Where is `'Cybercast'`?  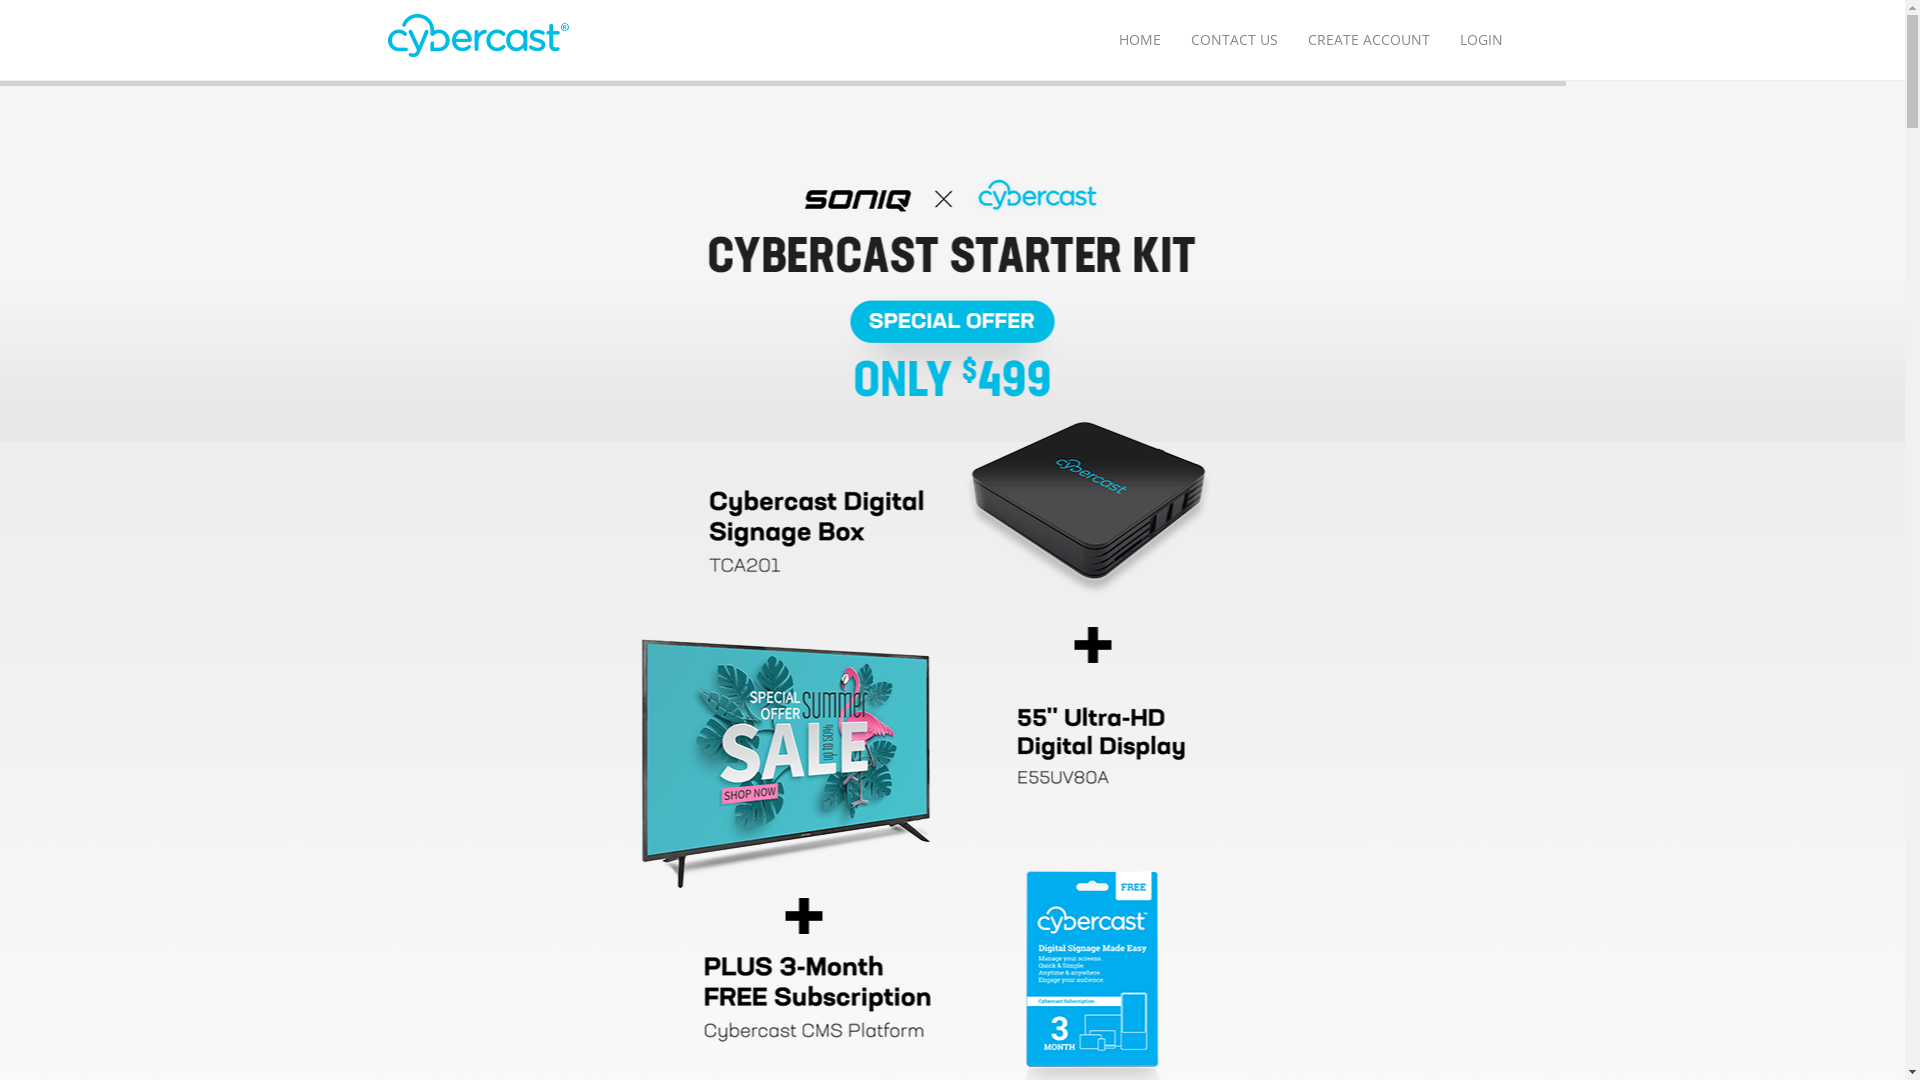 'Cybercast' is located at coordinates (388, 36).